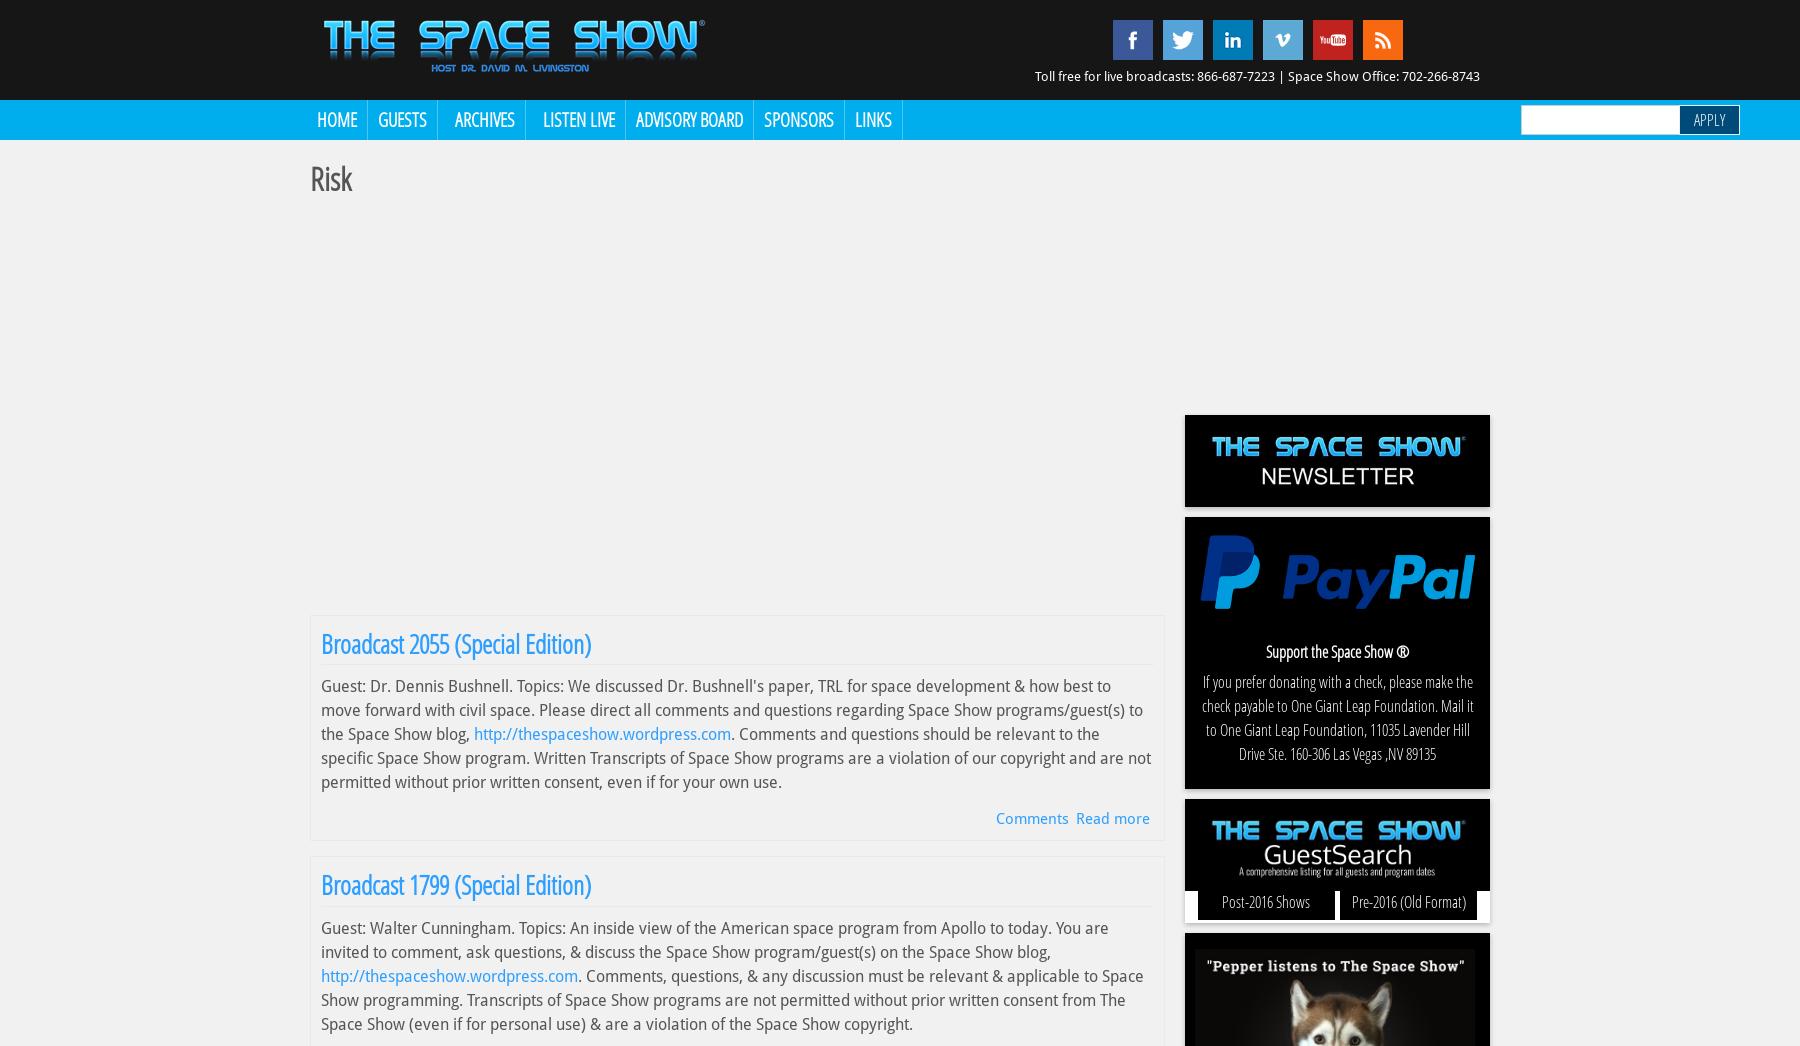  What do you see at coordinates (1257, 76) in the screenshot?
I see `'Toll free for live broadcasts: 866-687-7223 | Space Show Office: 702-266-8743'` at bounding box center [1257, 76].